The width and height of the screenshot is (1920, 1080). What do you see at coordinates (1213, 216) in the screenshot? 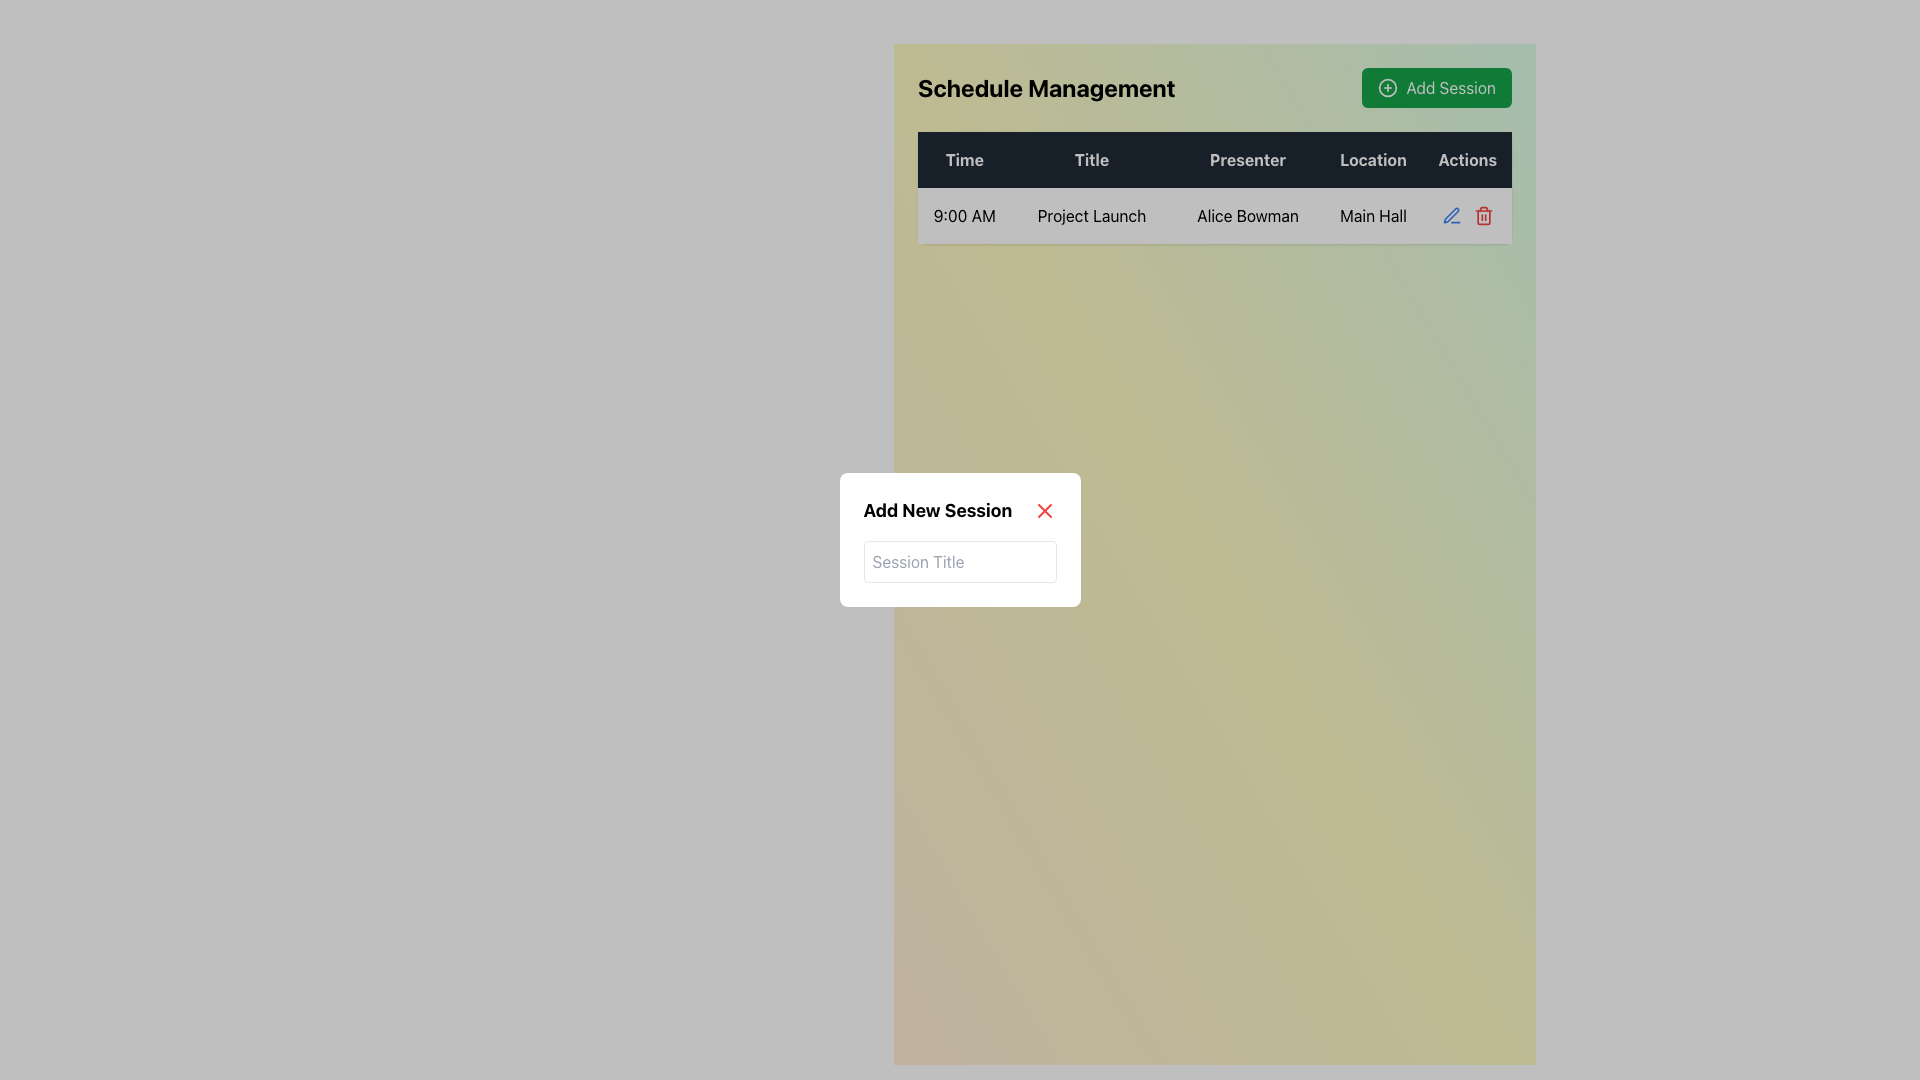
I see `the first schedule entry row` at bounding box center [1213, 216].